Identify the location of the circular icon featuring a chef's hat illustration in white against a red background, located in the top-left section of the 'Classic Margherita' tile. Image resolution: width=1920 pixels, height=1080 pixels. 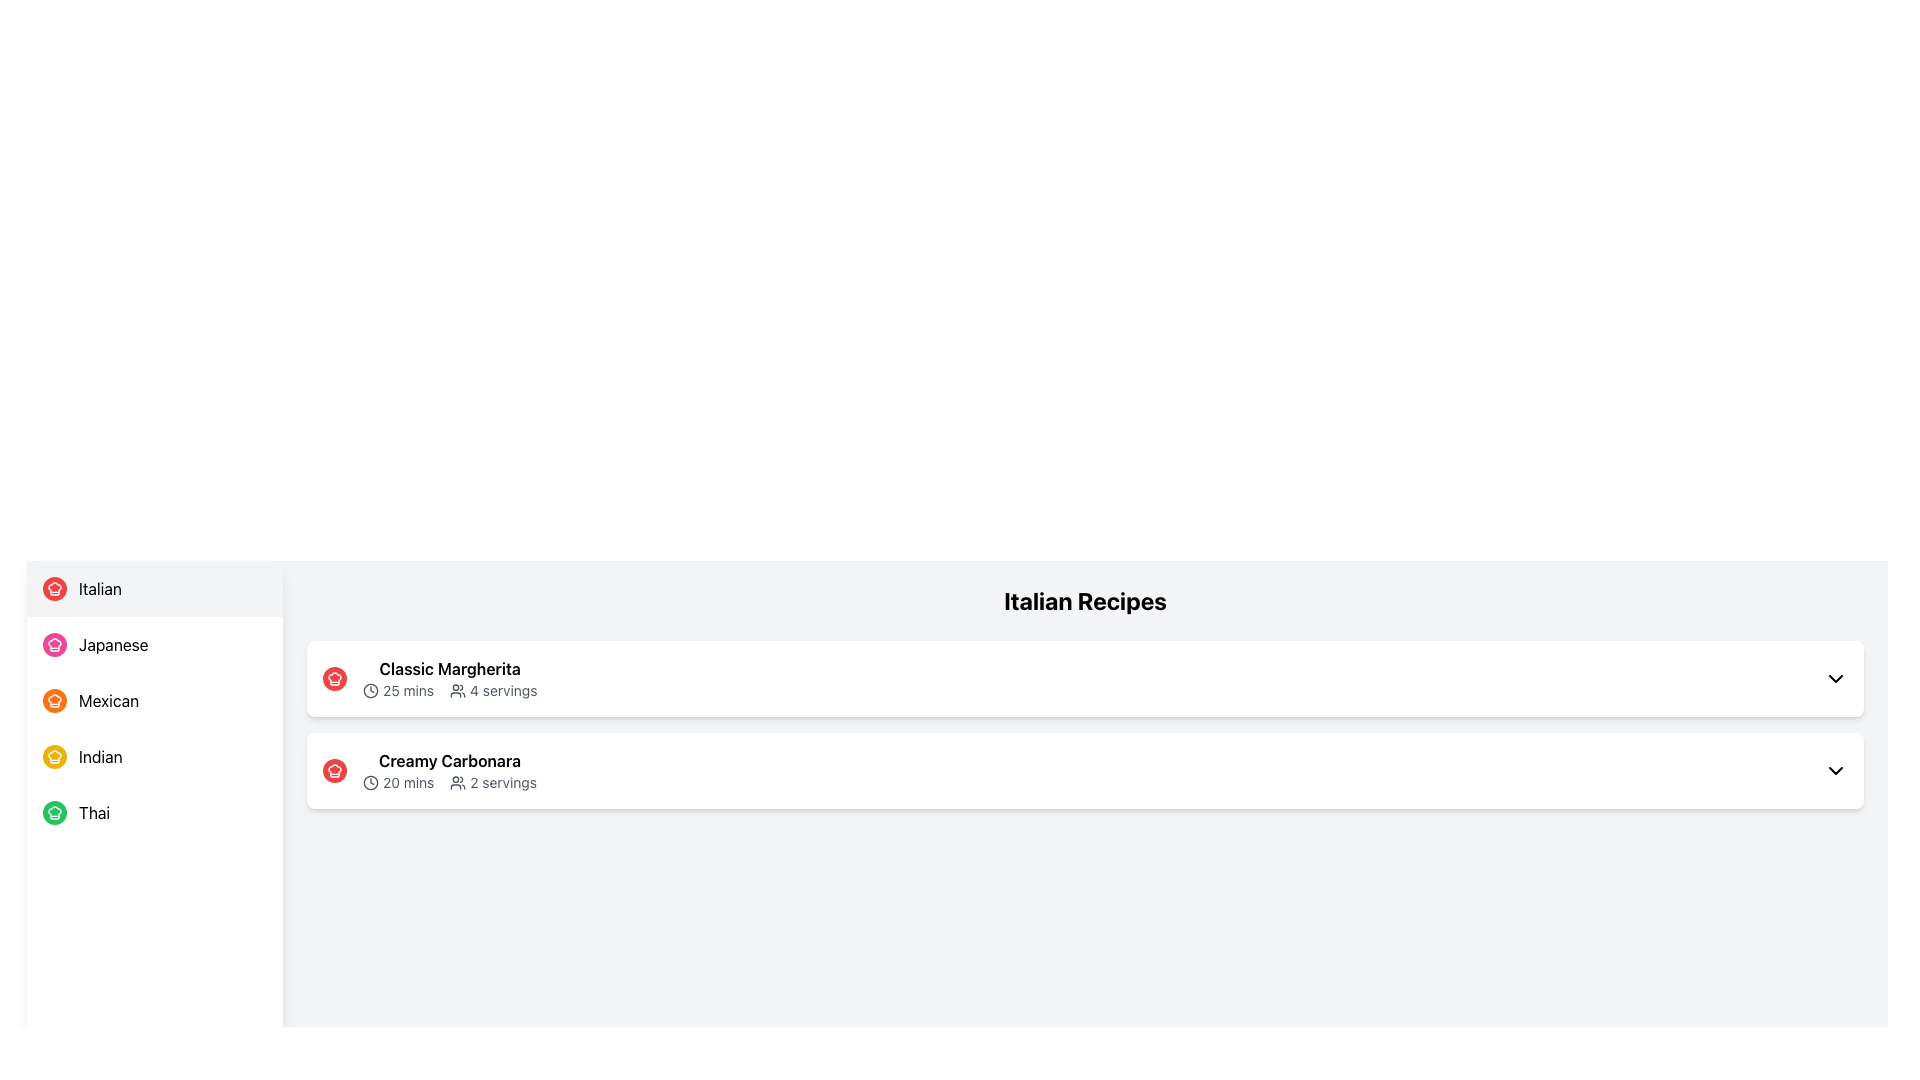
(335, 677).